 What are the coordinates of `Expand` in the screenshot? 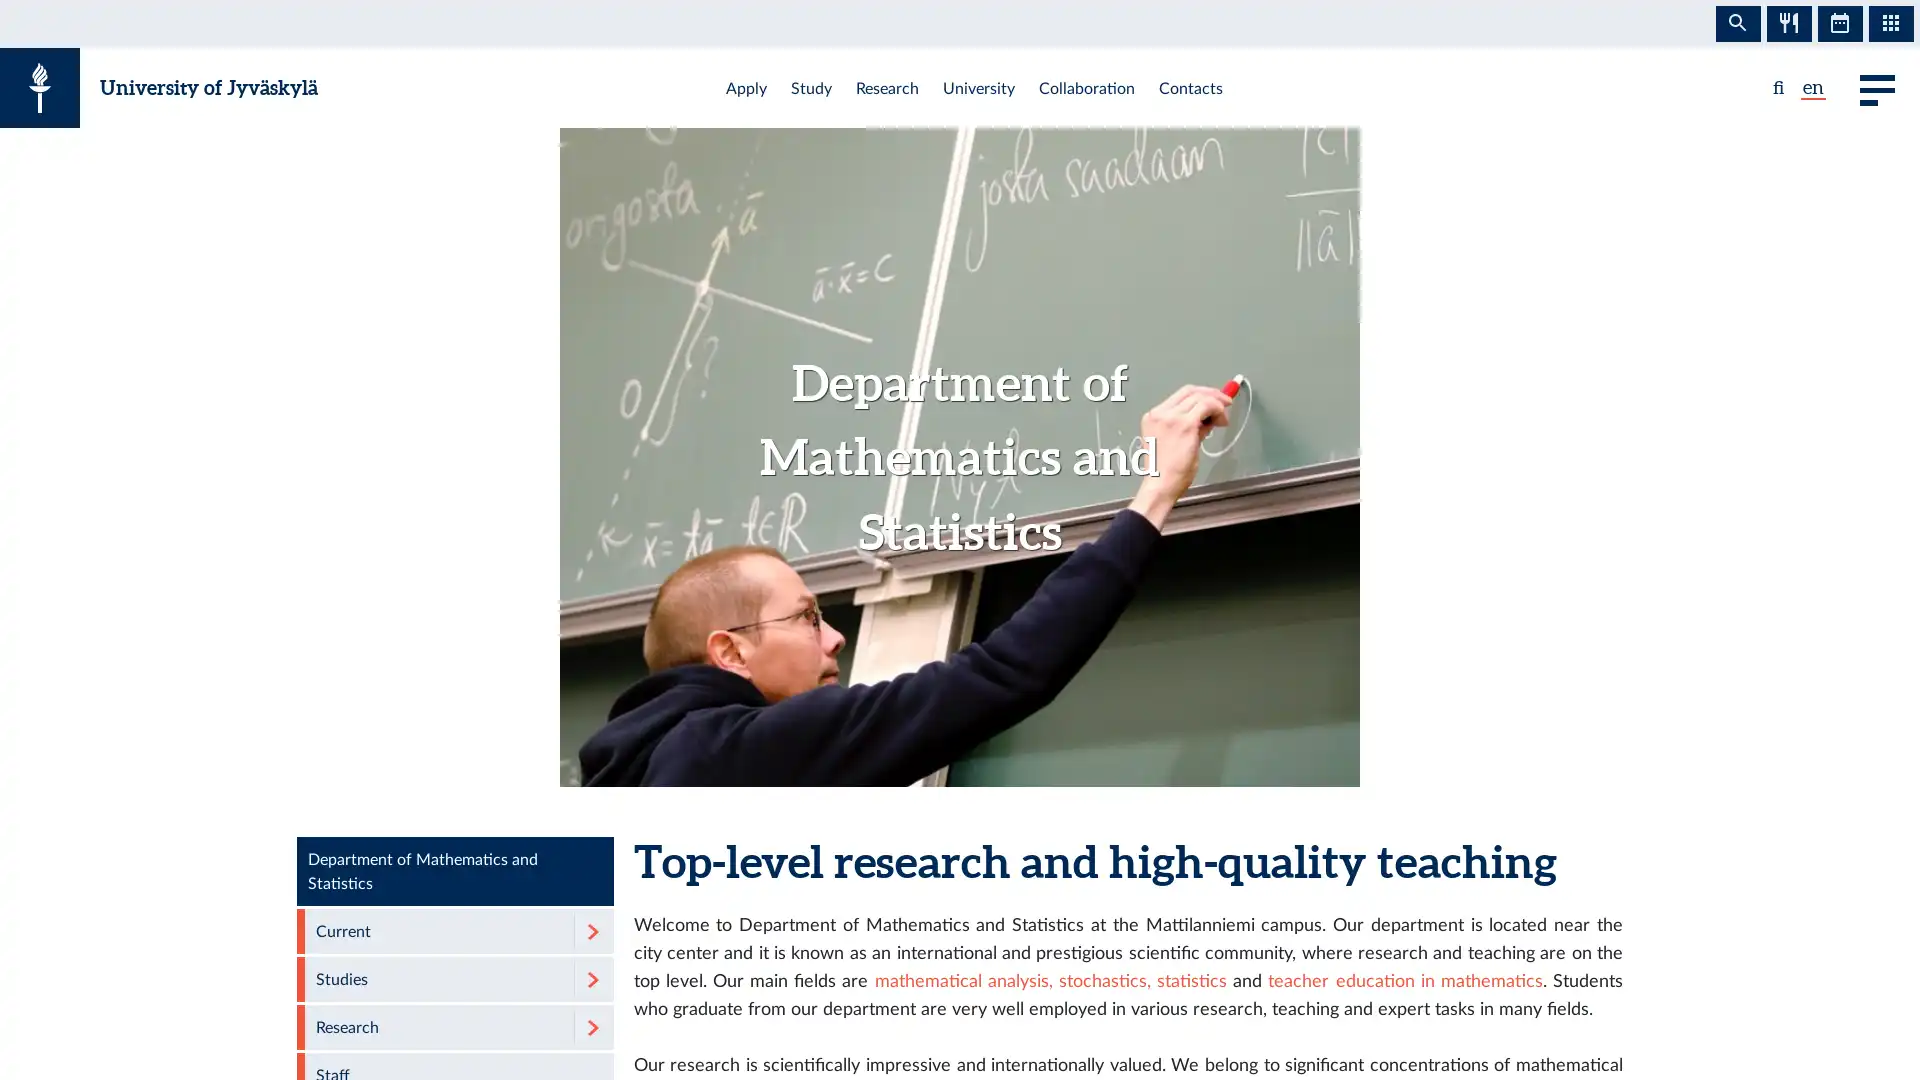 It's located at (592, 977).